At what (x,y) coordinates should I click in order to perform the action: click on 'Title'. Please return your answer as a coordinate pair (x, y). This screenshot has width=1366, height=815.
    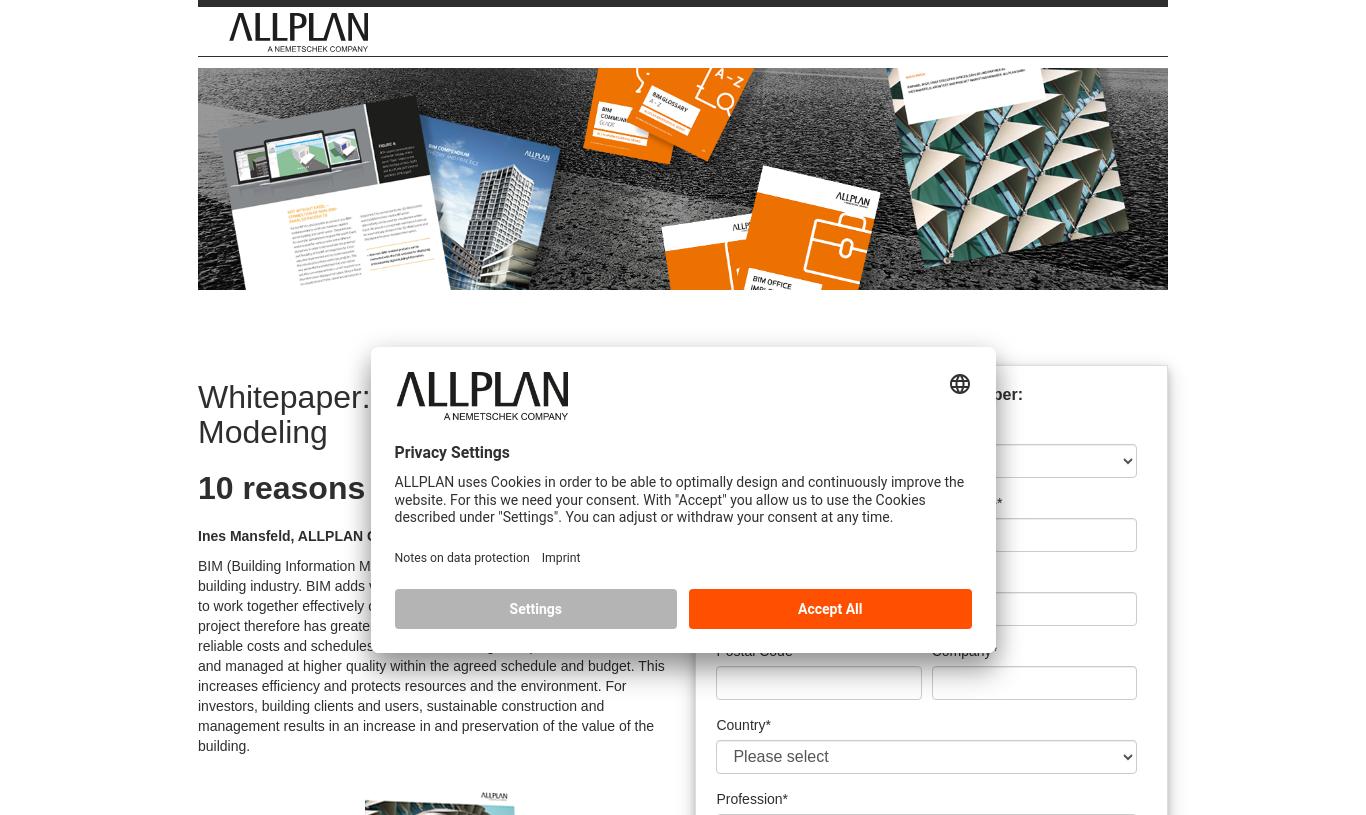
    Looking at the image, I should click on (729, 428).